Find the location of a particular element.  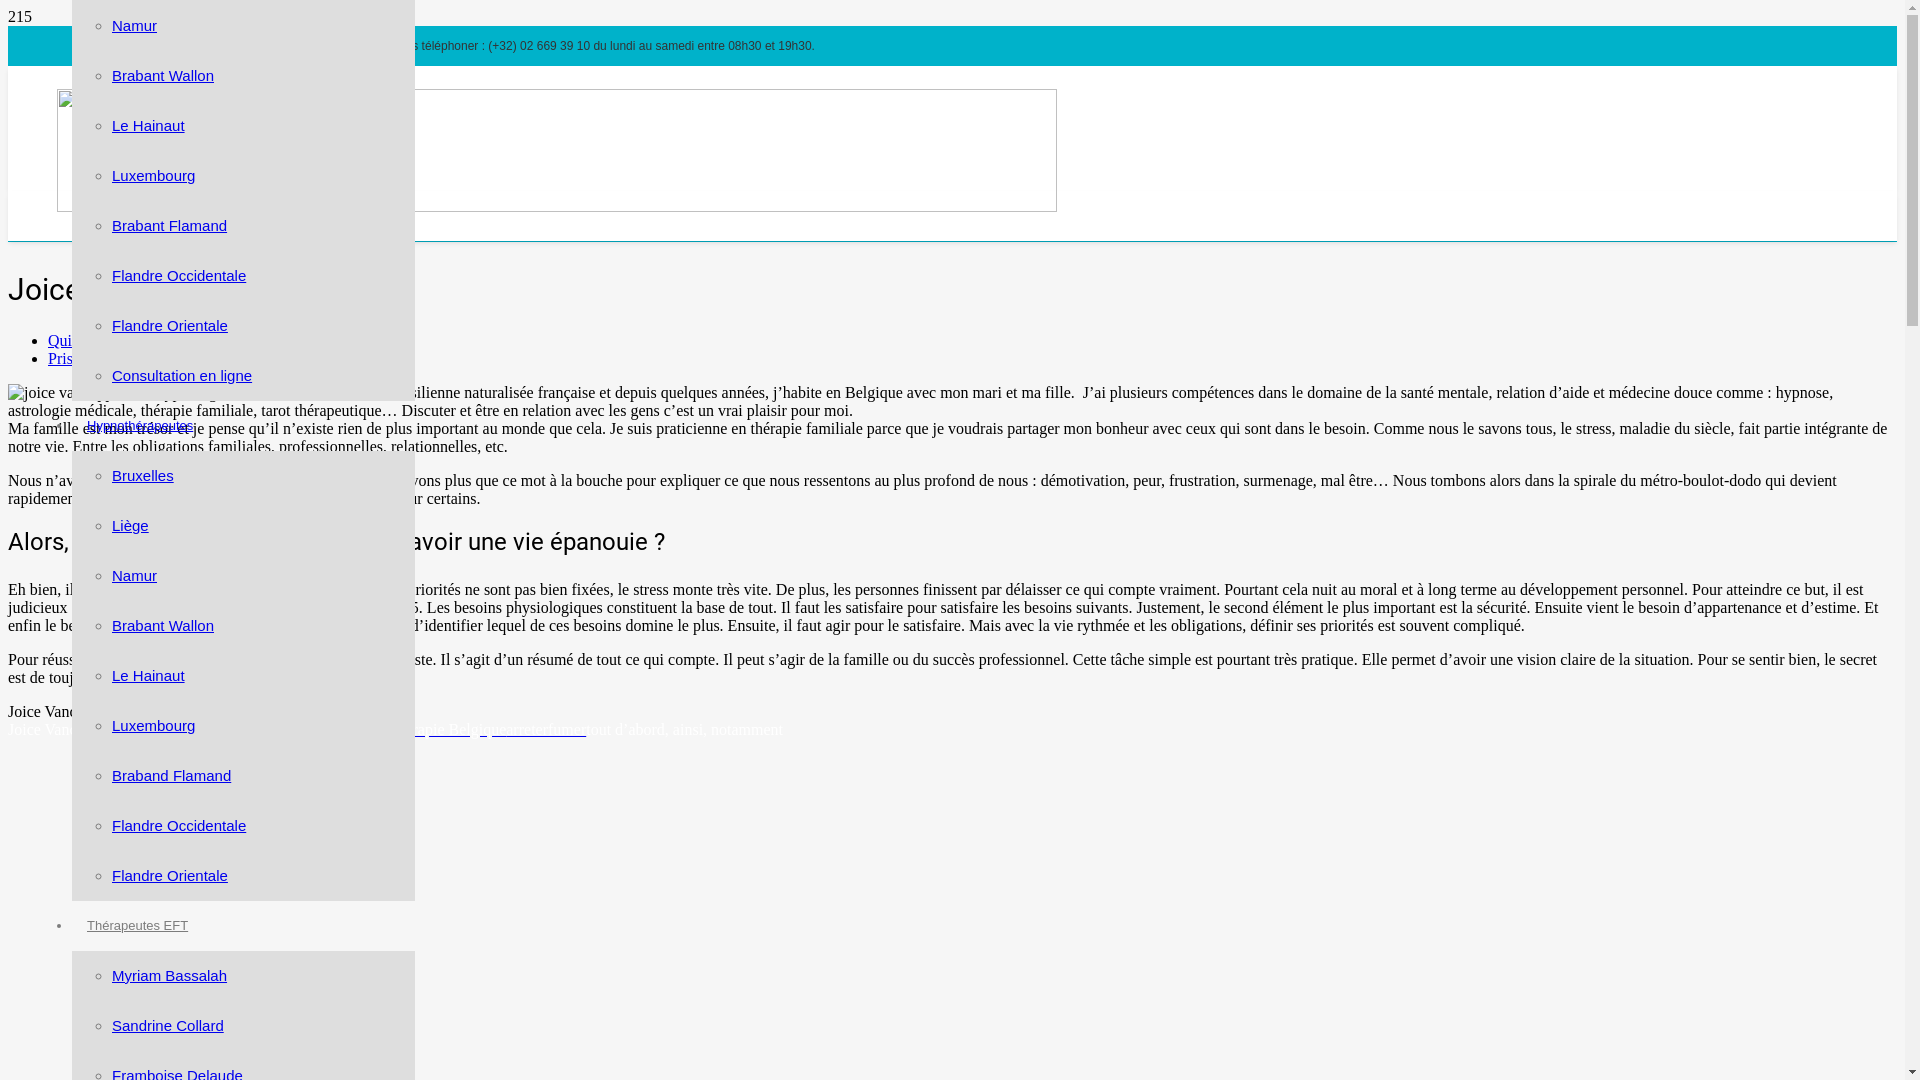

'Luxembourg' is located at coordinates (152, 174).